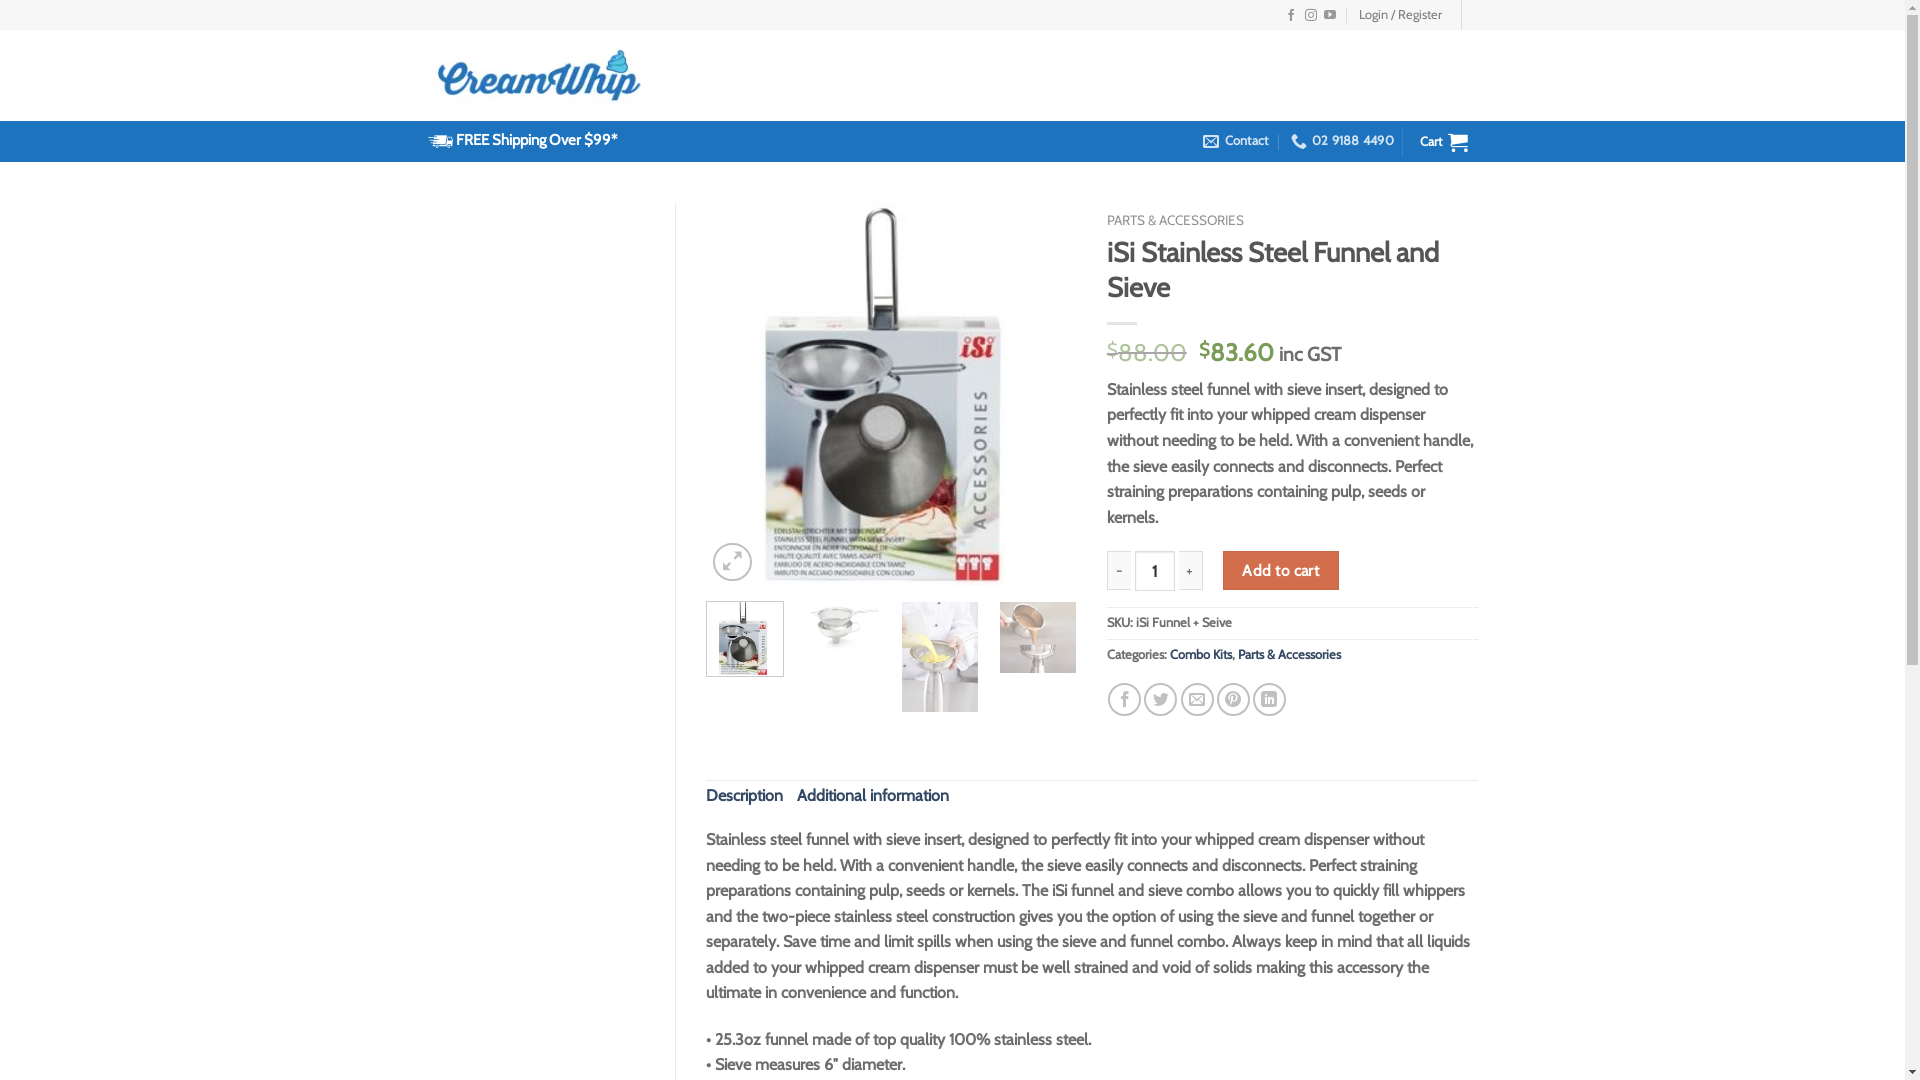 This screenshot has height=1080, width=1920. I want to click on 'Skip to content', so click(0, 0).